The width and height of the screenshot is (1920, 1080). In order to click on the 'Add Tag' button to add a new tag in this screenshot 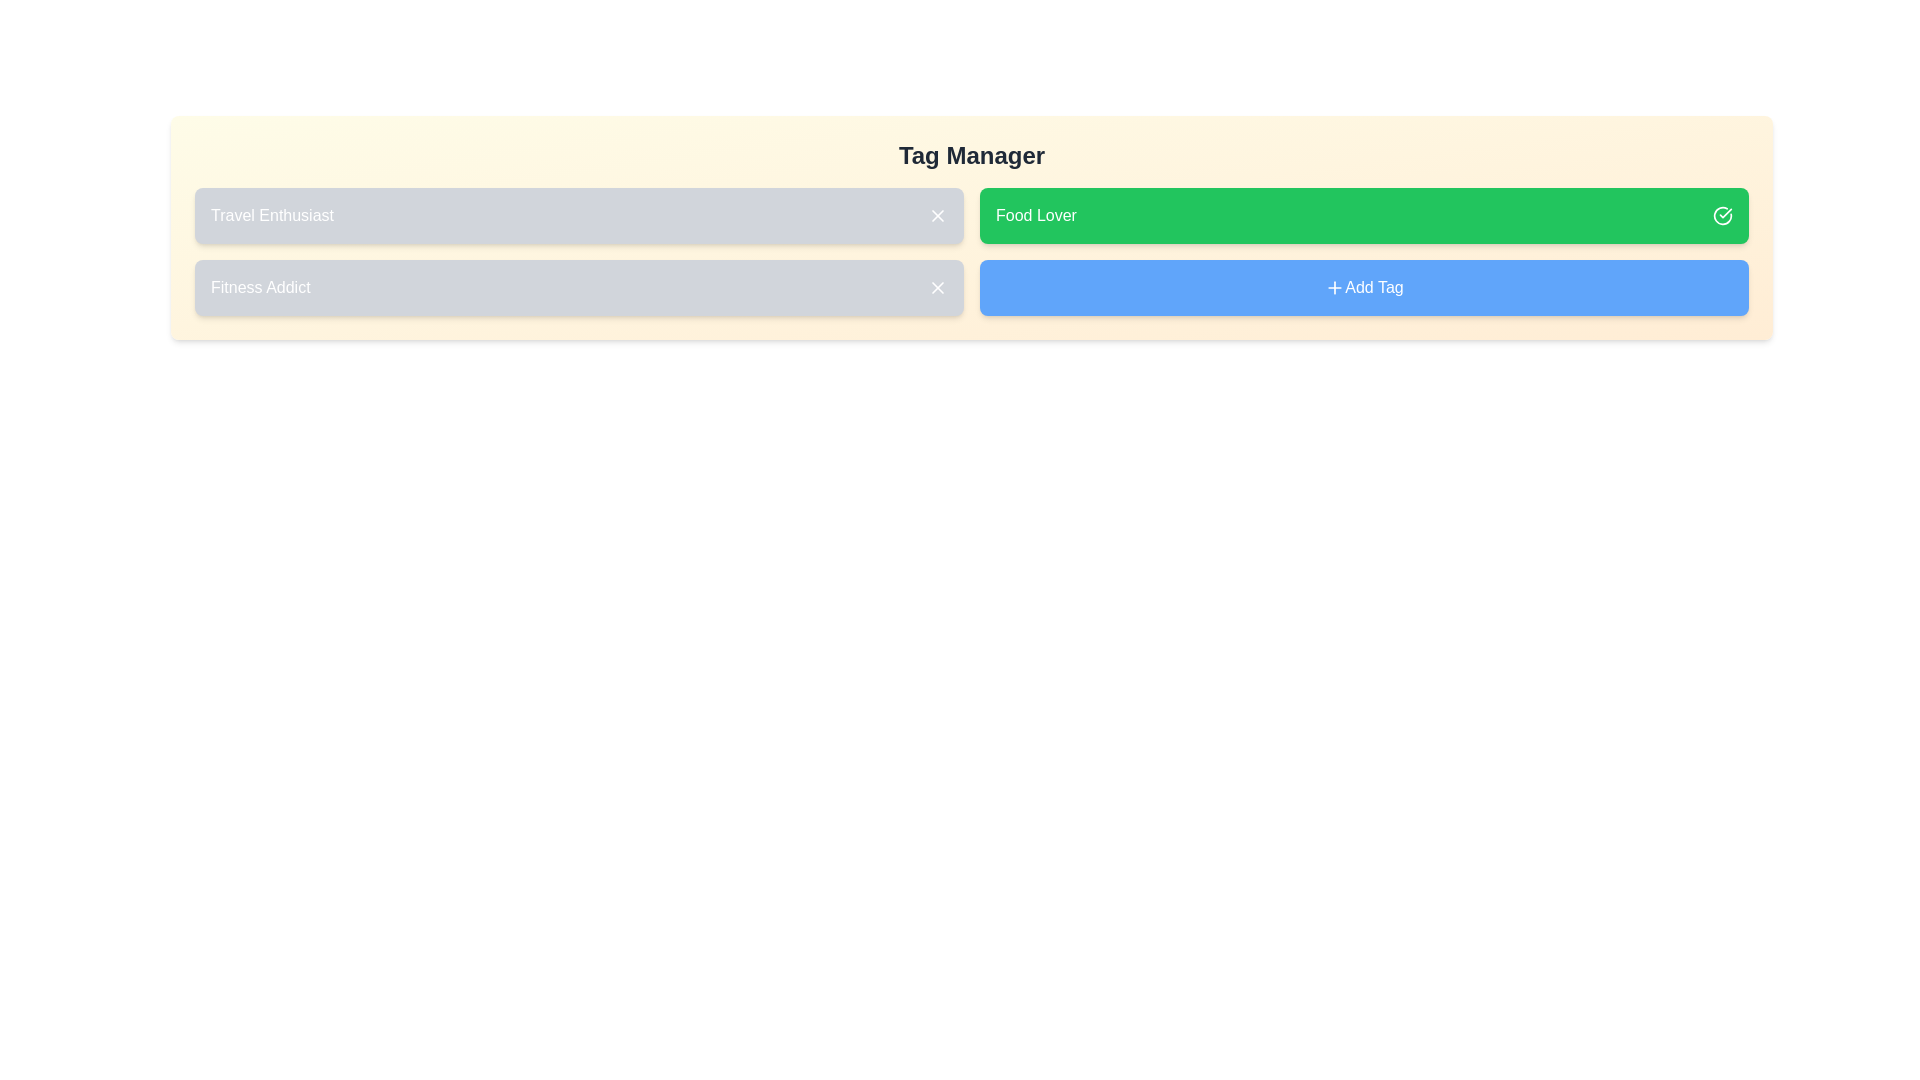, I will do `click(1363, 288)`.